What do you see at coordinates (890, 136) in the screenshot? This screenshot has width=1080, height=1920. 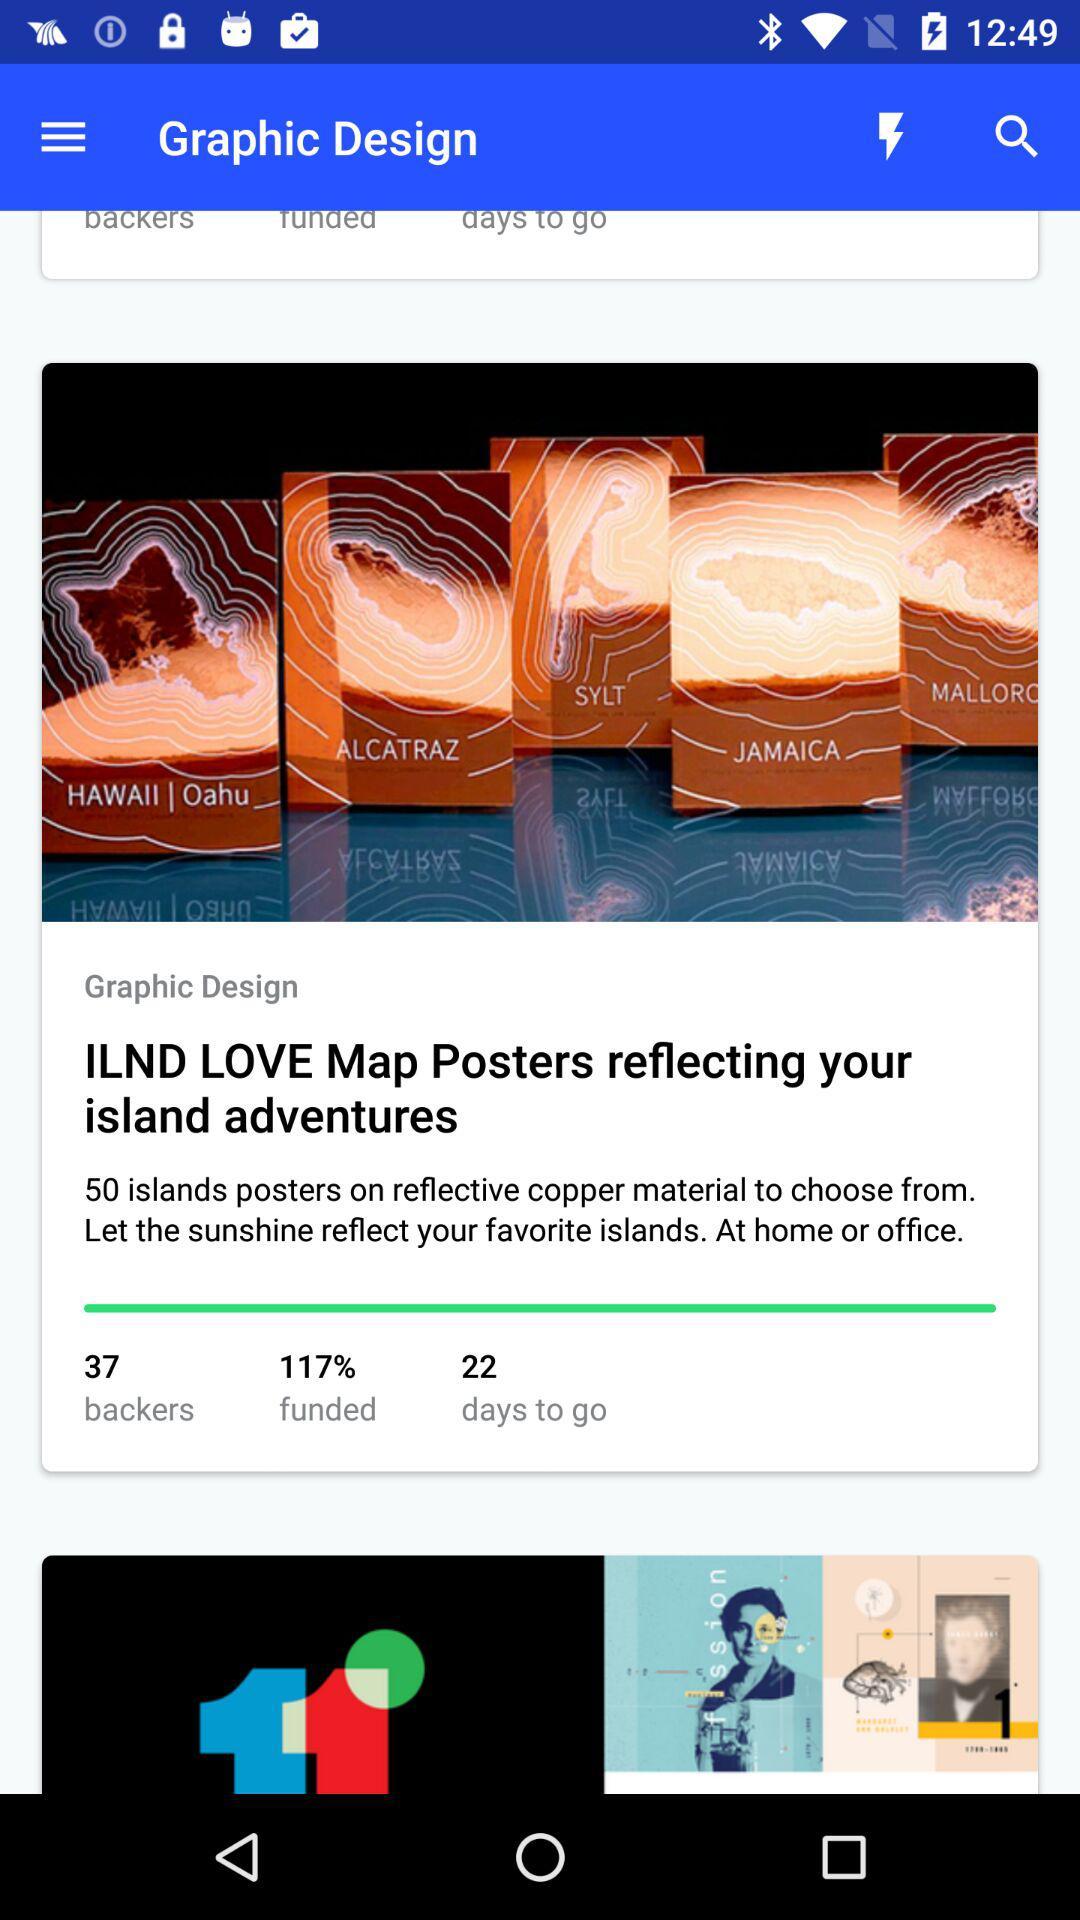 I see `the icon next to the graphic design item` at bounding box center [890, 136].